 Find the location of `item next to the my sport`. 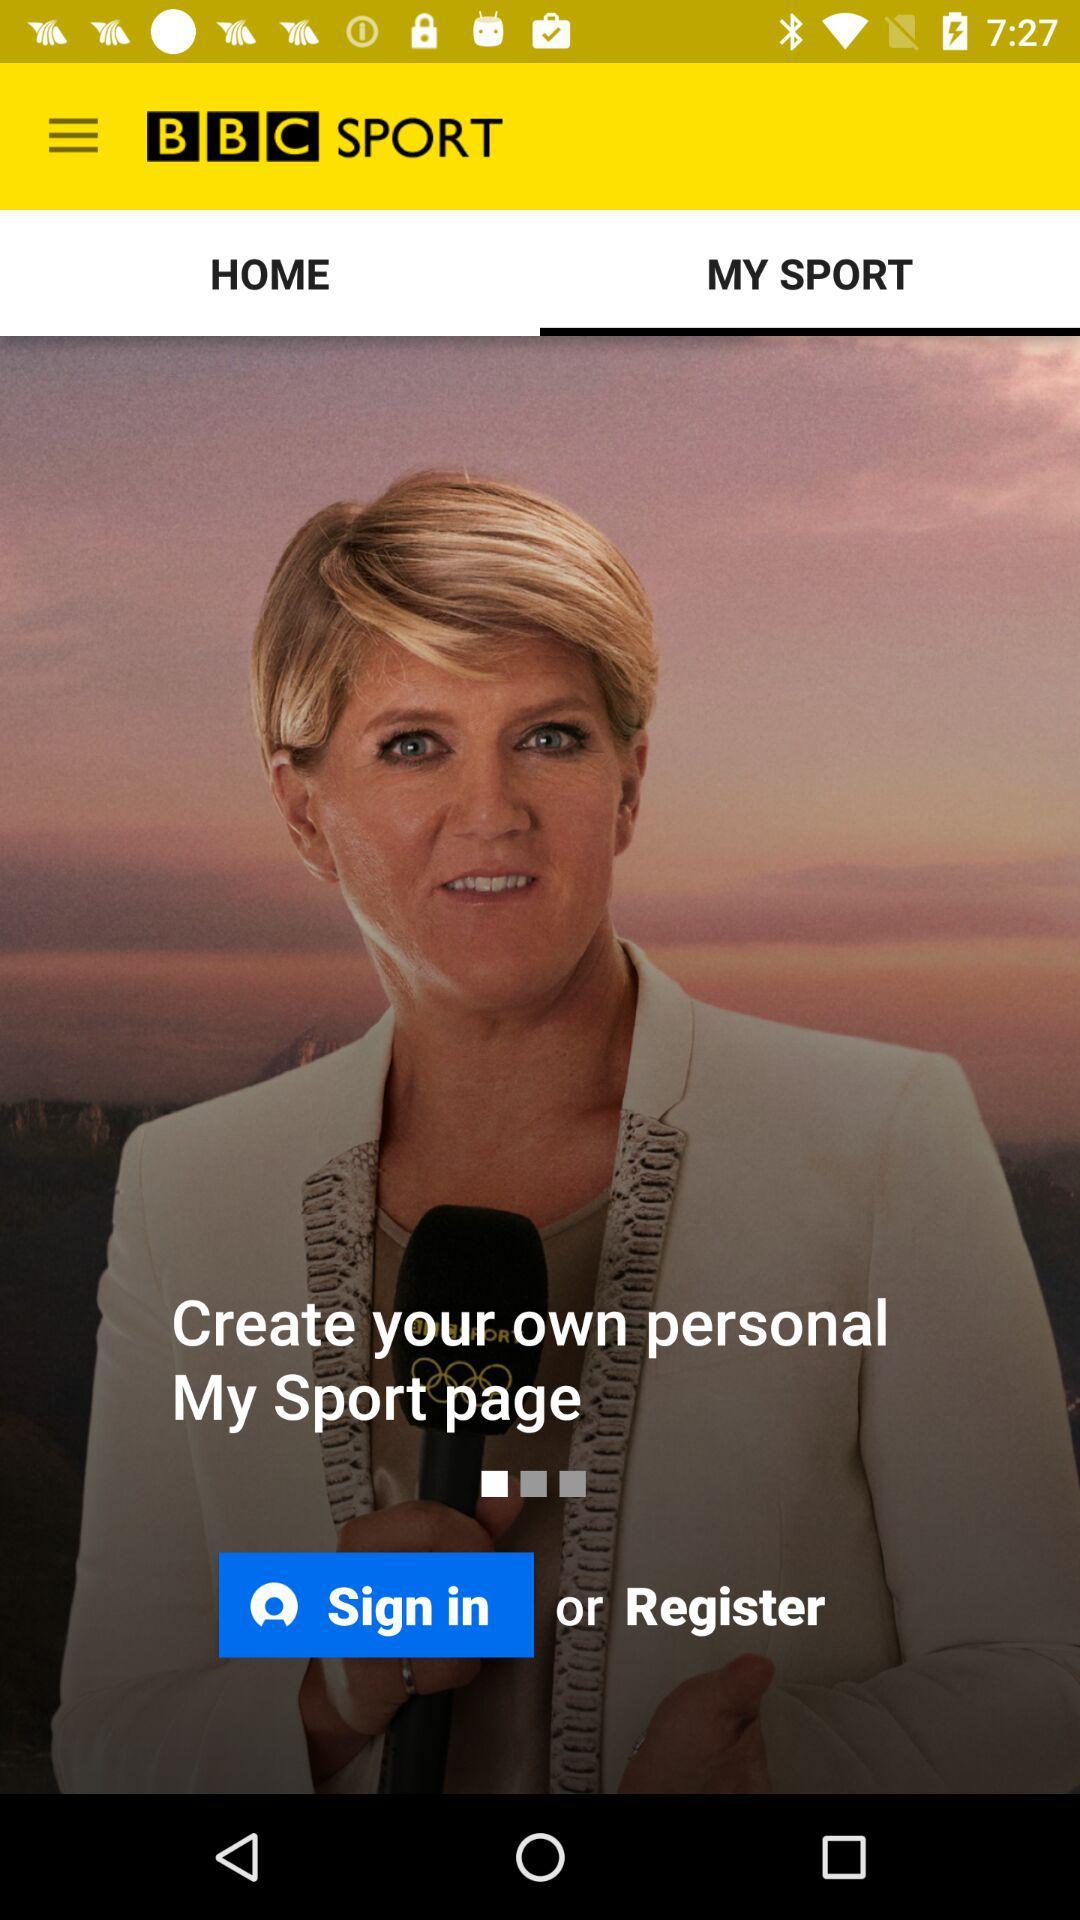

item next to the my sport is located at coordinates (270, 272).